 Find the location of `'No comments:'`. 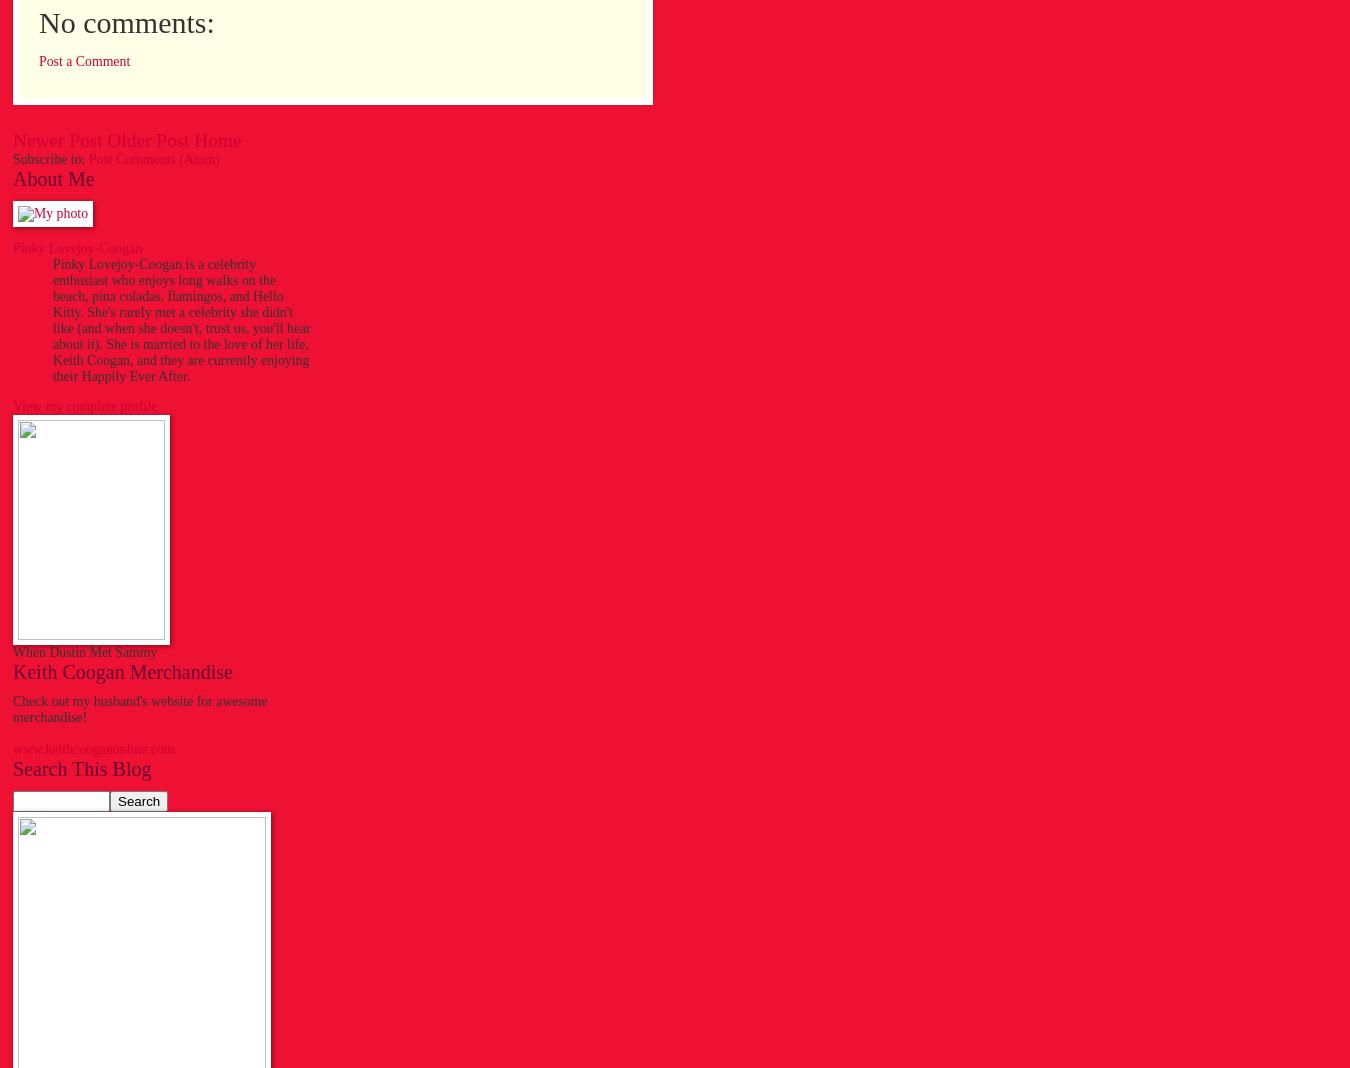

'No comments:' is located at coordinates (38, 21).